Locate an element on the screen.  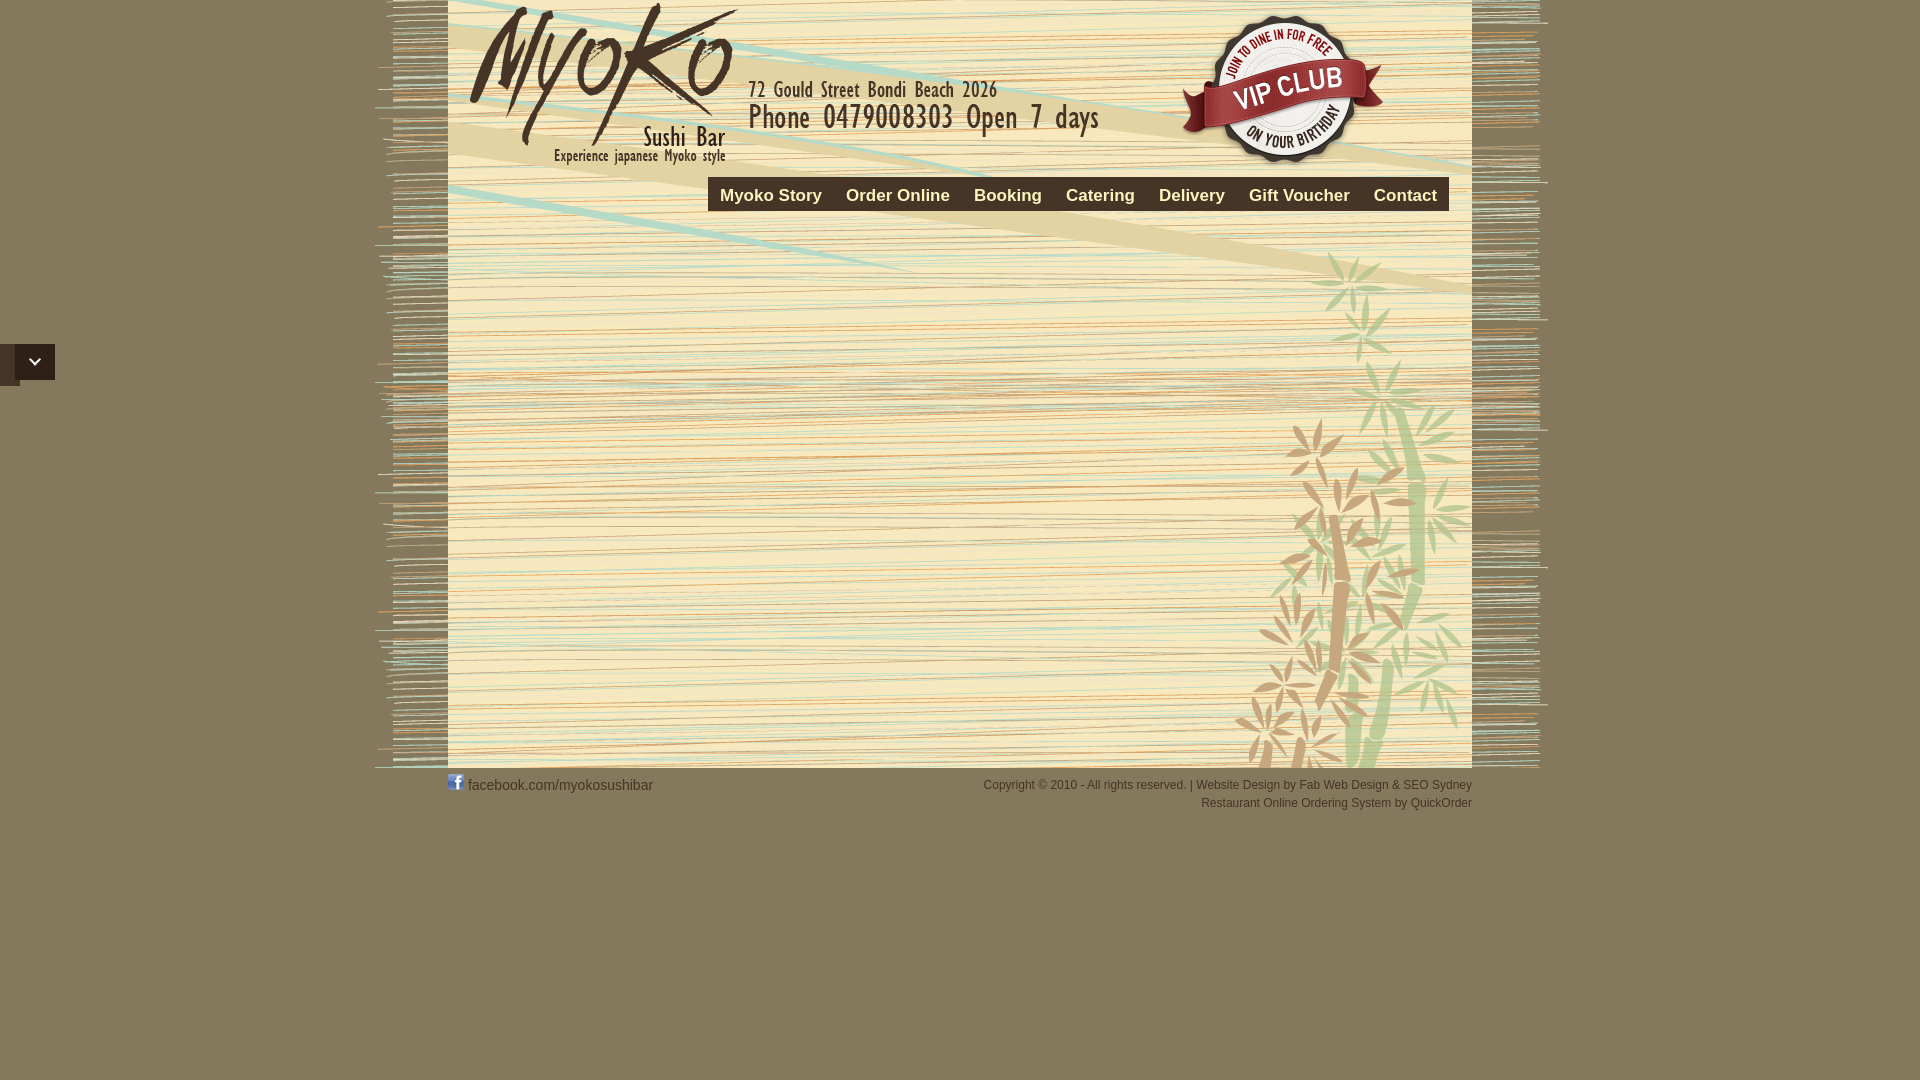
'Delivery' is located at coordinates (1191, 196).